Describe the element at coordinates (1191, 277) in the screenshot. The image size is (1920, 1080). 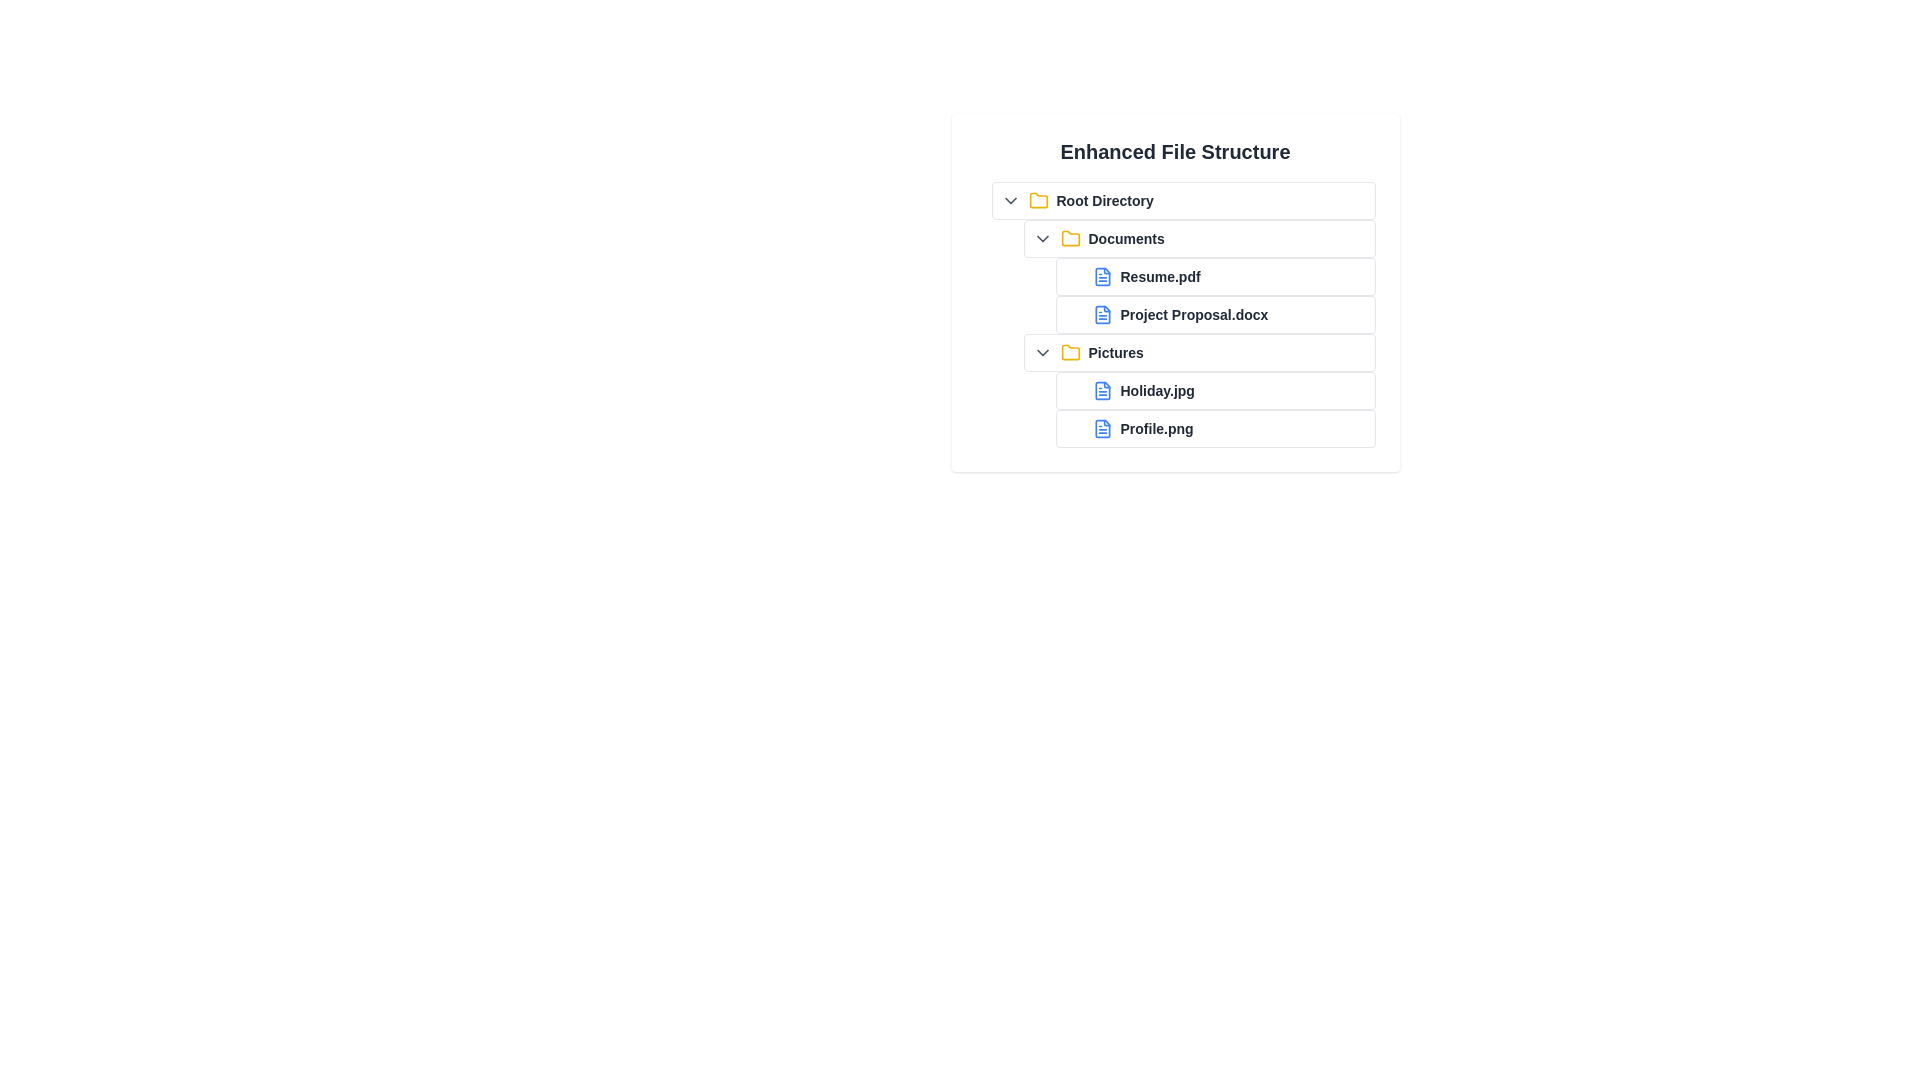
I see `the 'Resume.pdf' text label located within the 'Documents' folder` at that location.